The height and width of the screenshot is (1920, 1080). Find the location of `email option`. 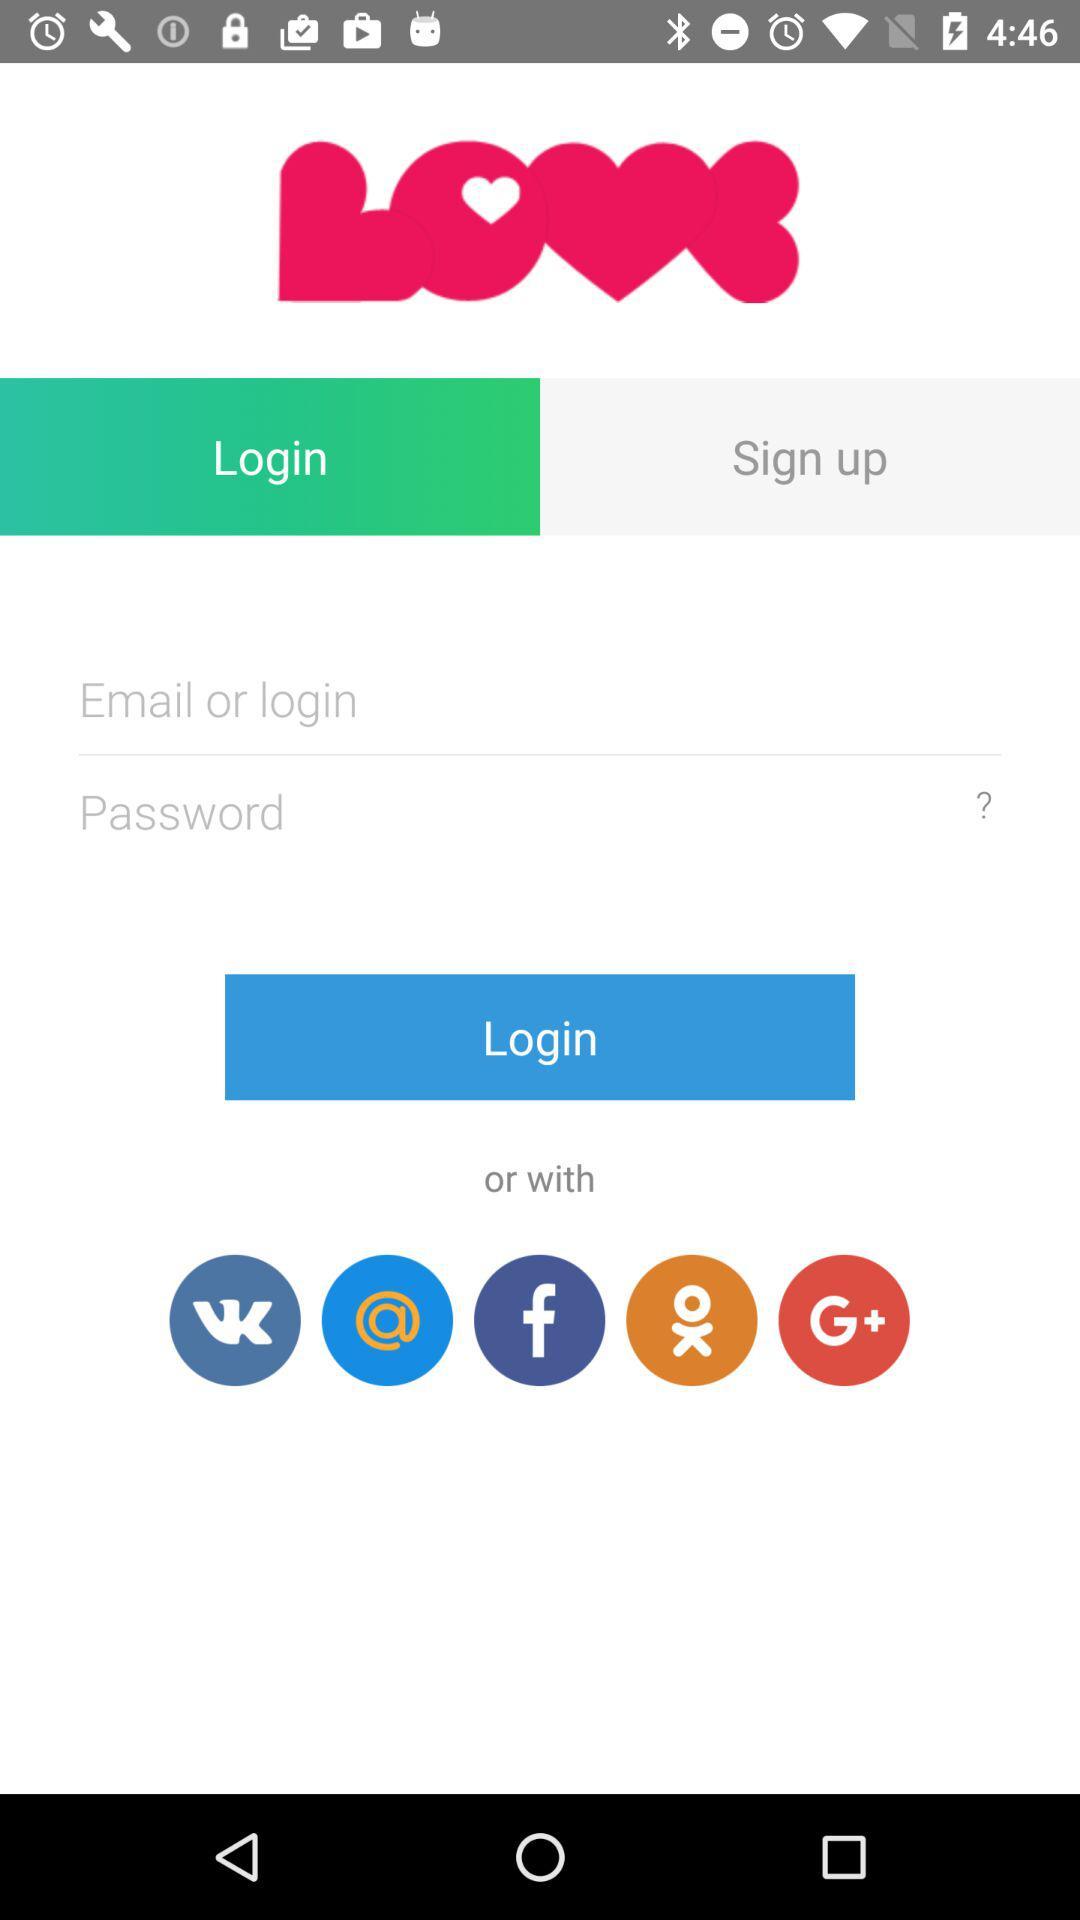

email option is located at coordinates (387, 1320).